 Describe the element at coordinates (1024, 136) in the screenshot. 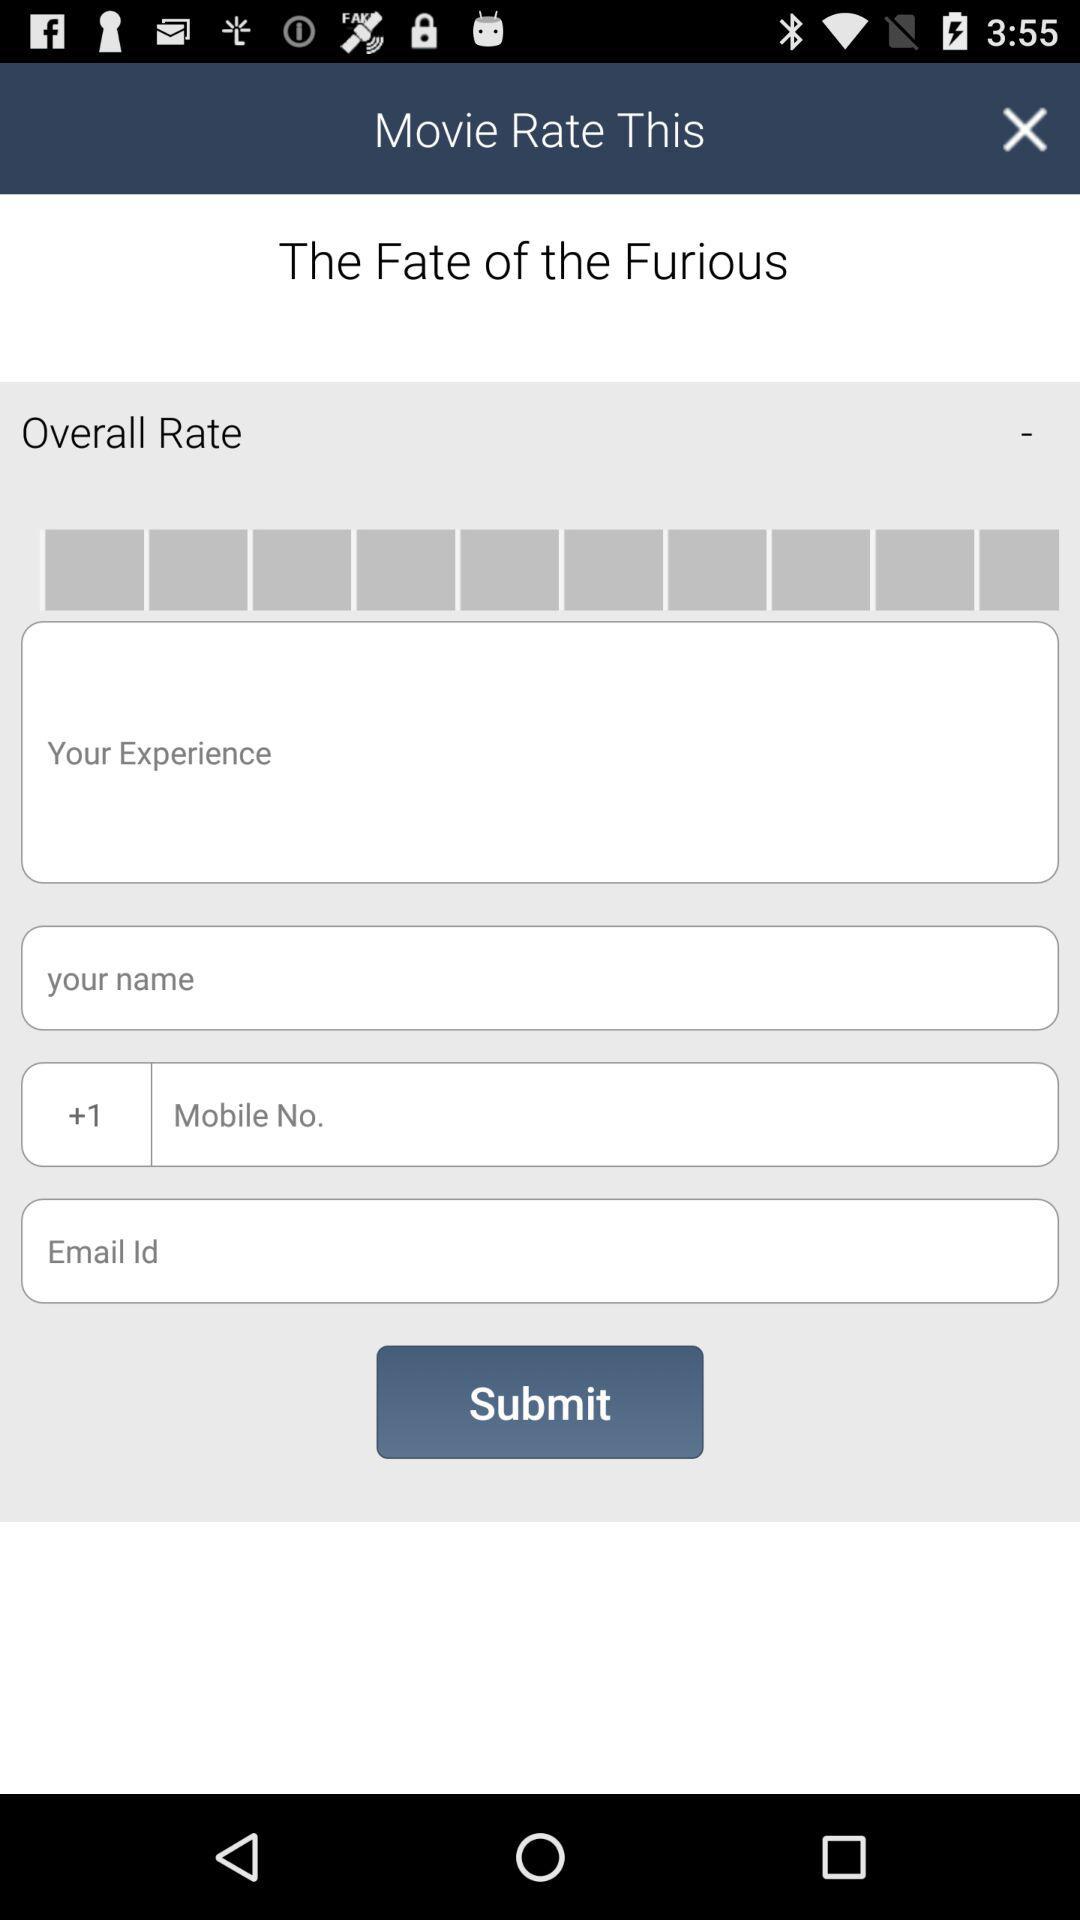

I see `the close icon` at that location.